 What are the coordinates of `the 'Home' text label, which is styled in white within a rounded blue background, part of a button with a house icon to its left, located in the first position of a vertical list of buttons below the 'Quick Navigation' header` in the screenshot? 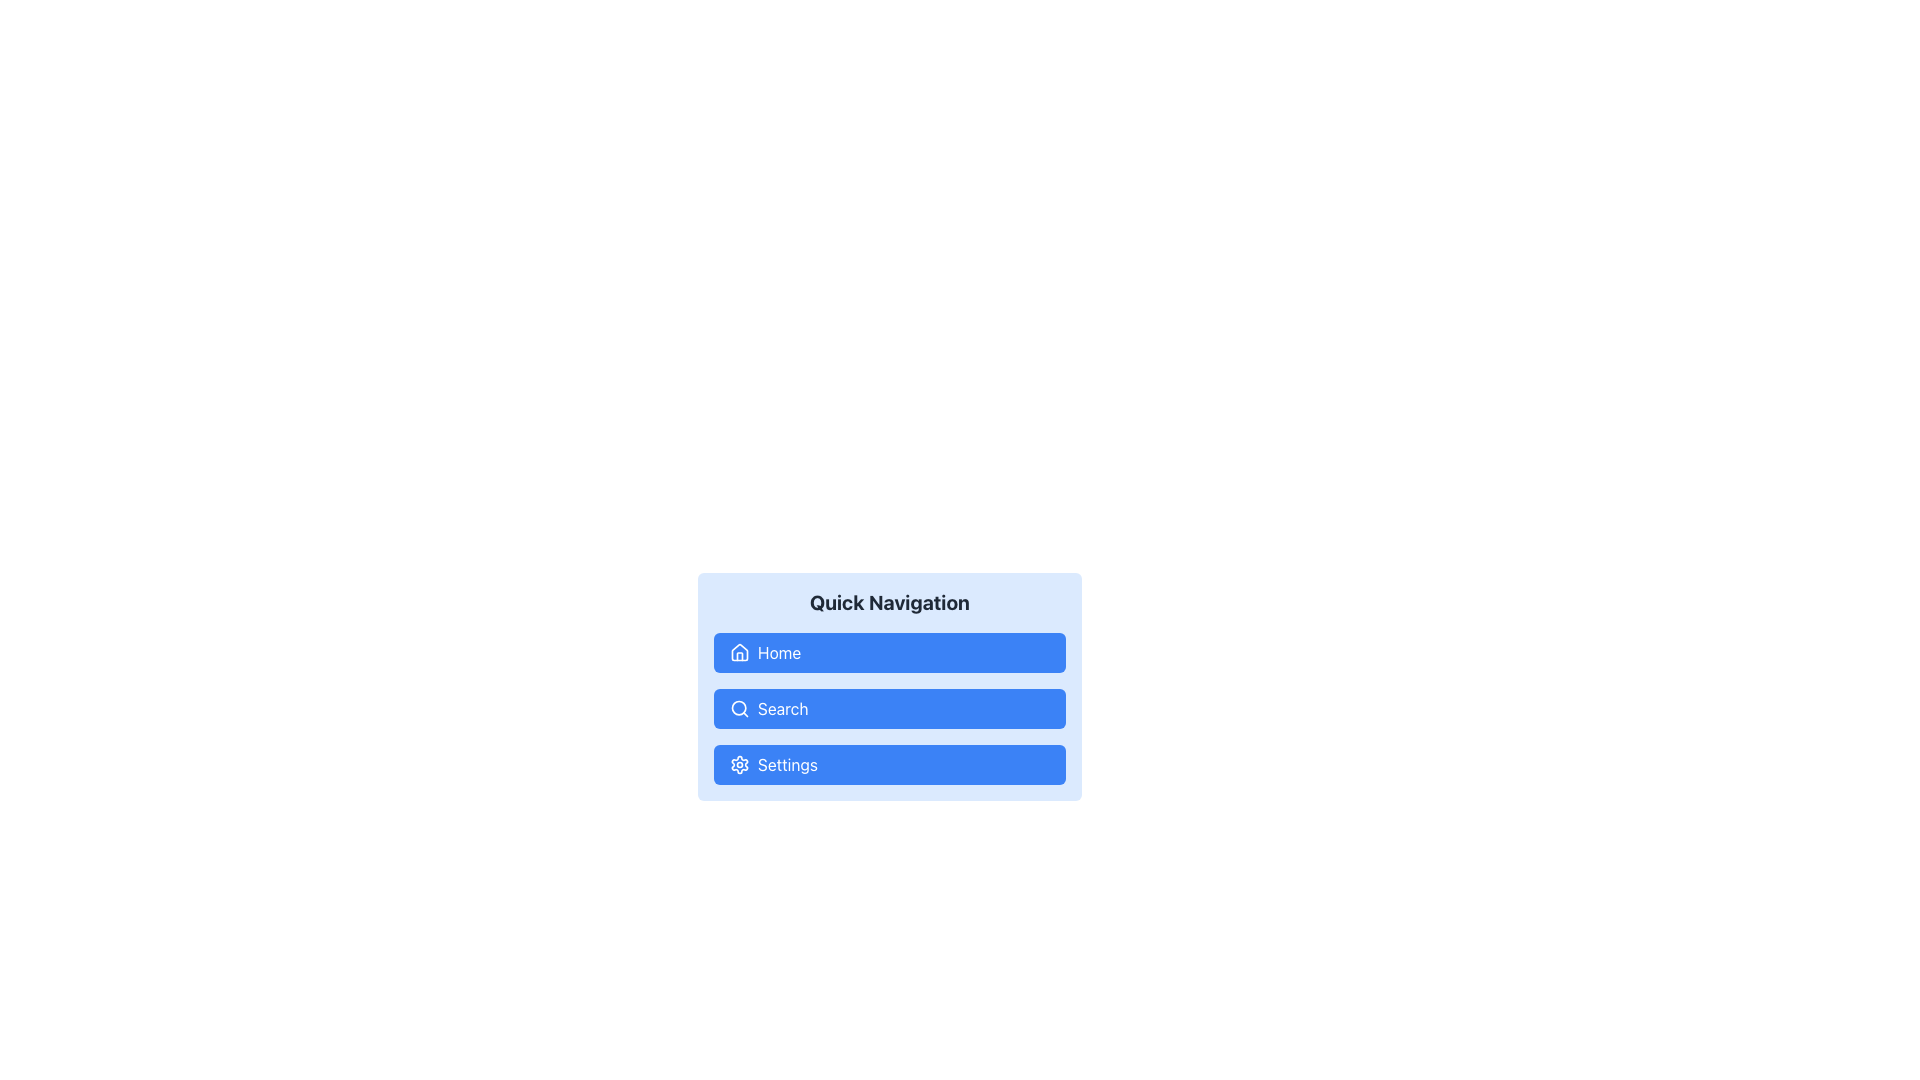 It's located at (778, 652).